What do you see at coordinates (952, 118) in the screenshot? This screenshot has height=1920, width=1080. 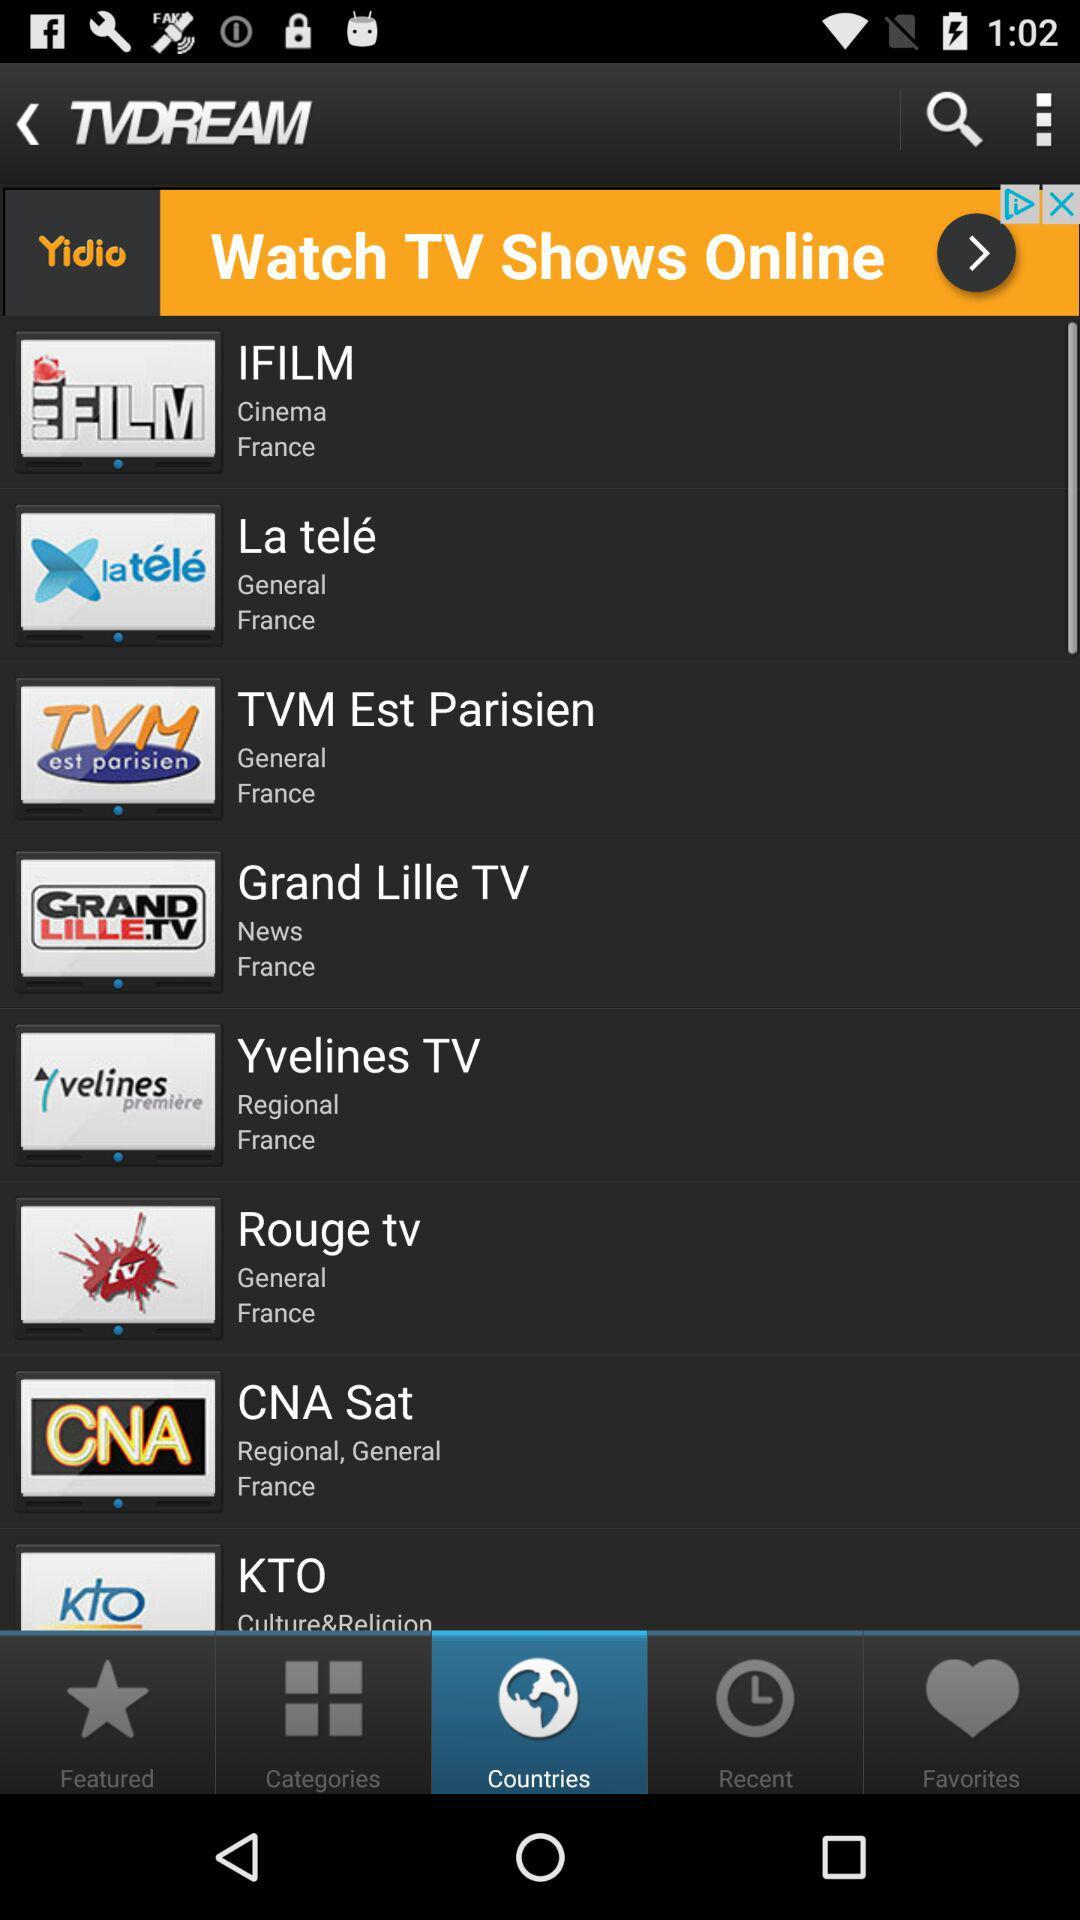 I see `search app` at bounding box center [952, 118].